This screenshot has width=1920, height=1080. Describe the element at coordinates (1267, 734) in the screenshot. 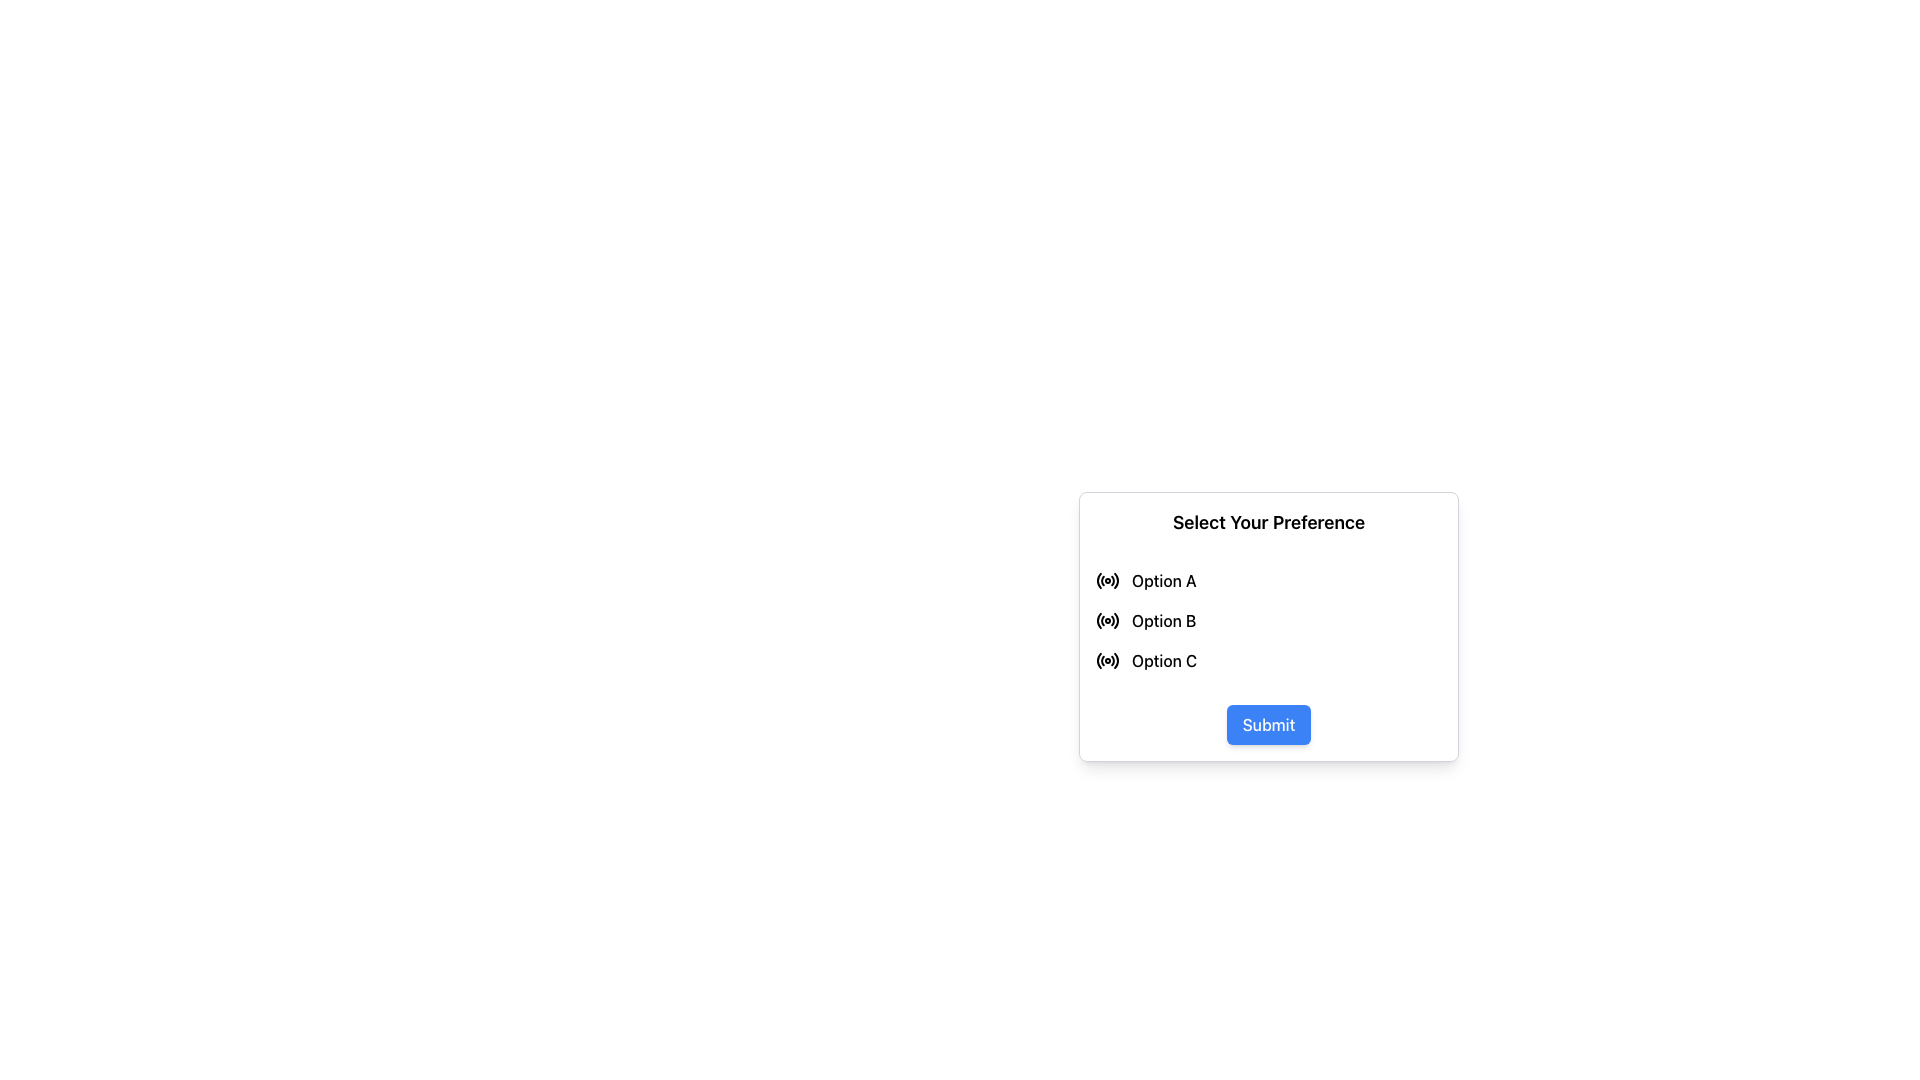

I see `the 'Submit' button at the bottom of the dialog box titled 'Select Your Preference'` at that location.